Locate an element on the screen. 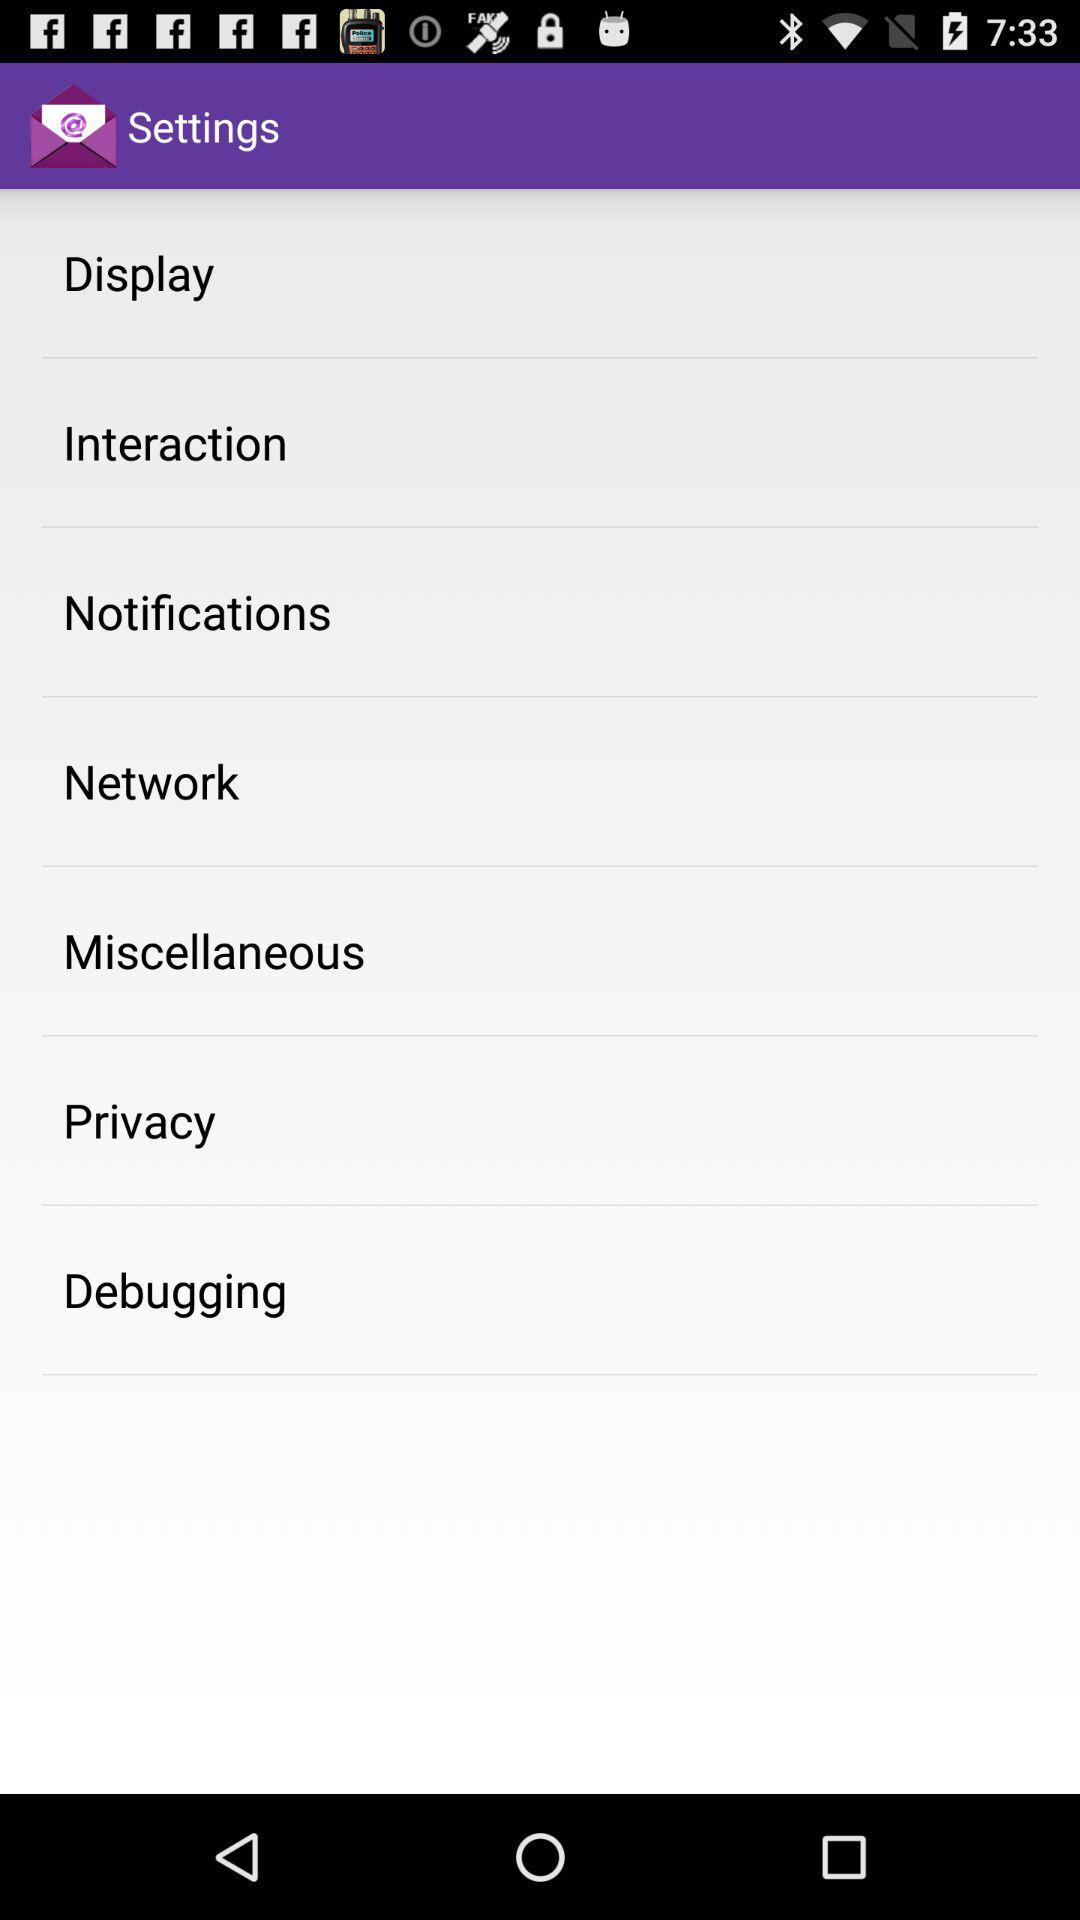 This screenshot has width=1080, height=1920. the notifications item is located at coordinates (197, 610).